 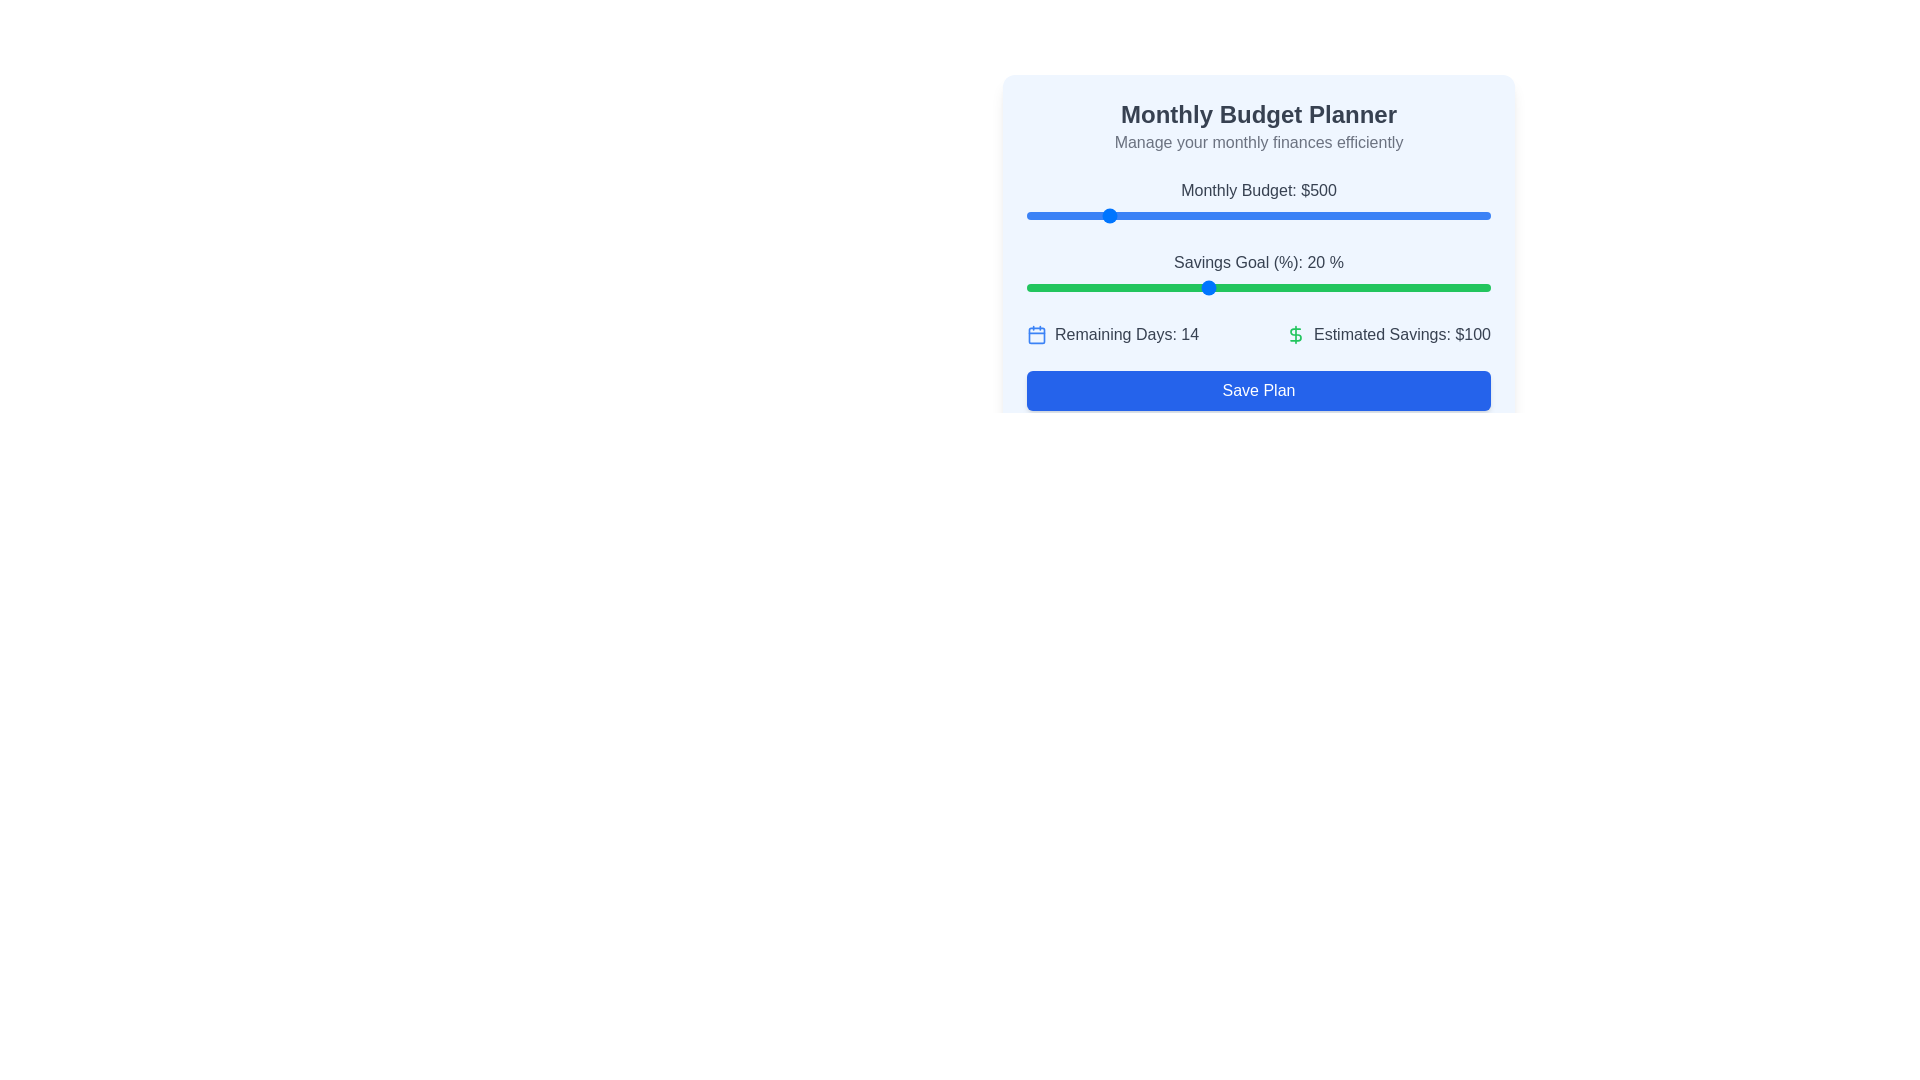 What do you see at coordinates (1187, 288) in the screenshot?
I see `the Savings Goal (%)` at bounding box center [1187, 288].